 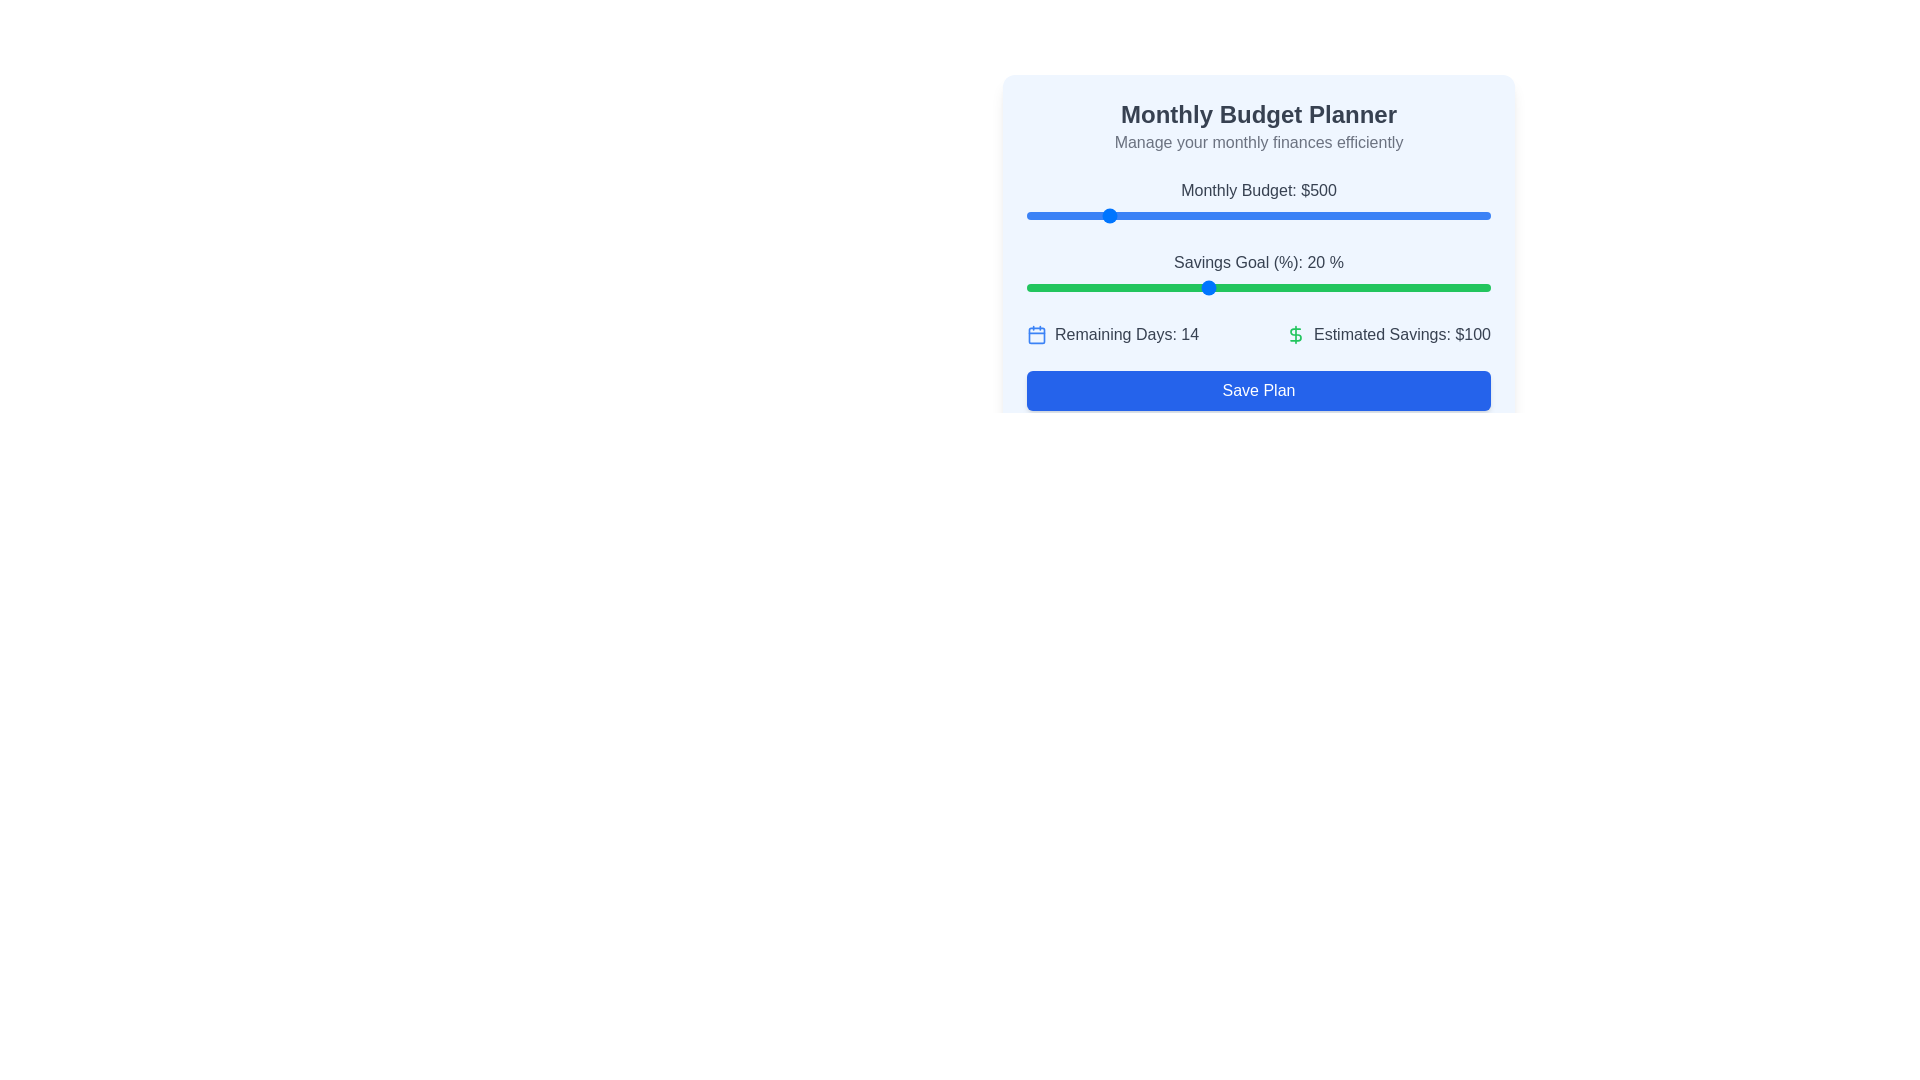 What do you see at coordinates (1187, 288) in the screenshot?
I see `the Savings Goal (%)` at bounding box center [1187, 288].